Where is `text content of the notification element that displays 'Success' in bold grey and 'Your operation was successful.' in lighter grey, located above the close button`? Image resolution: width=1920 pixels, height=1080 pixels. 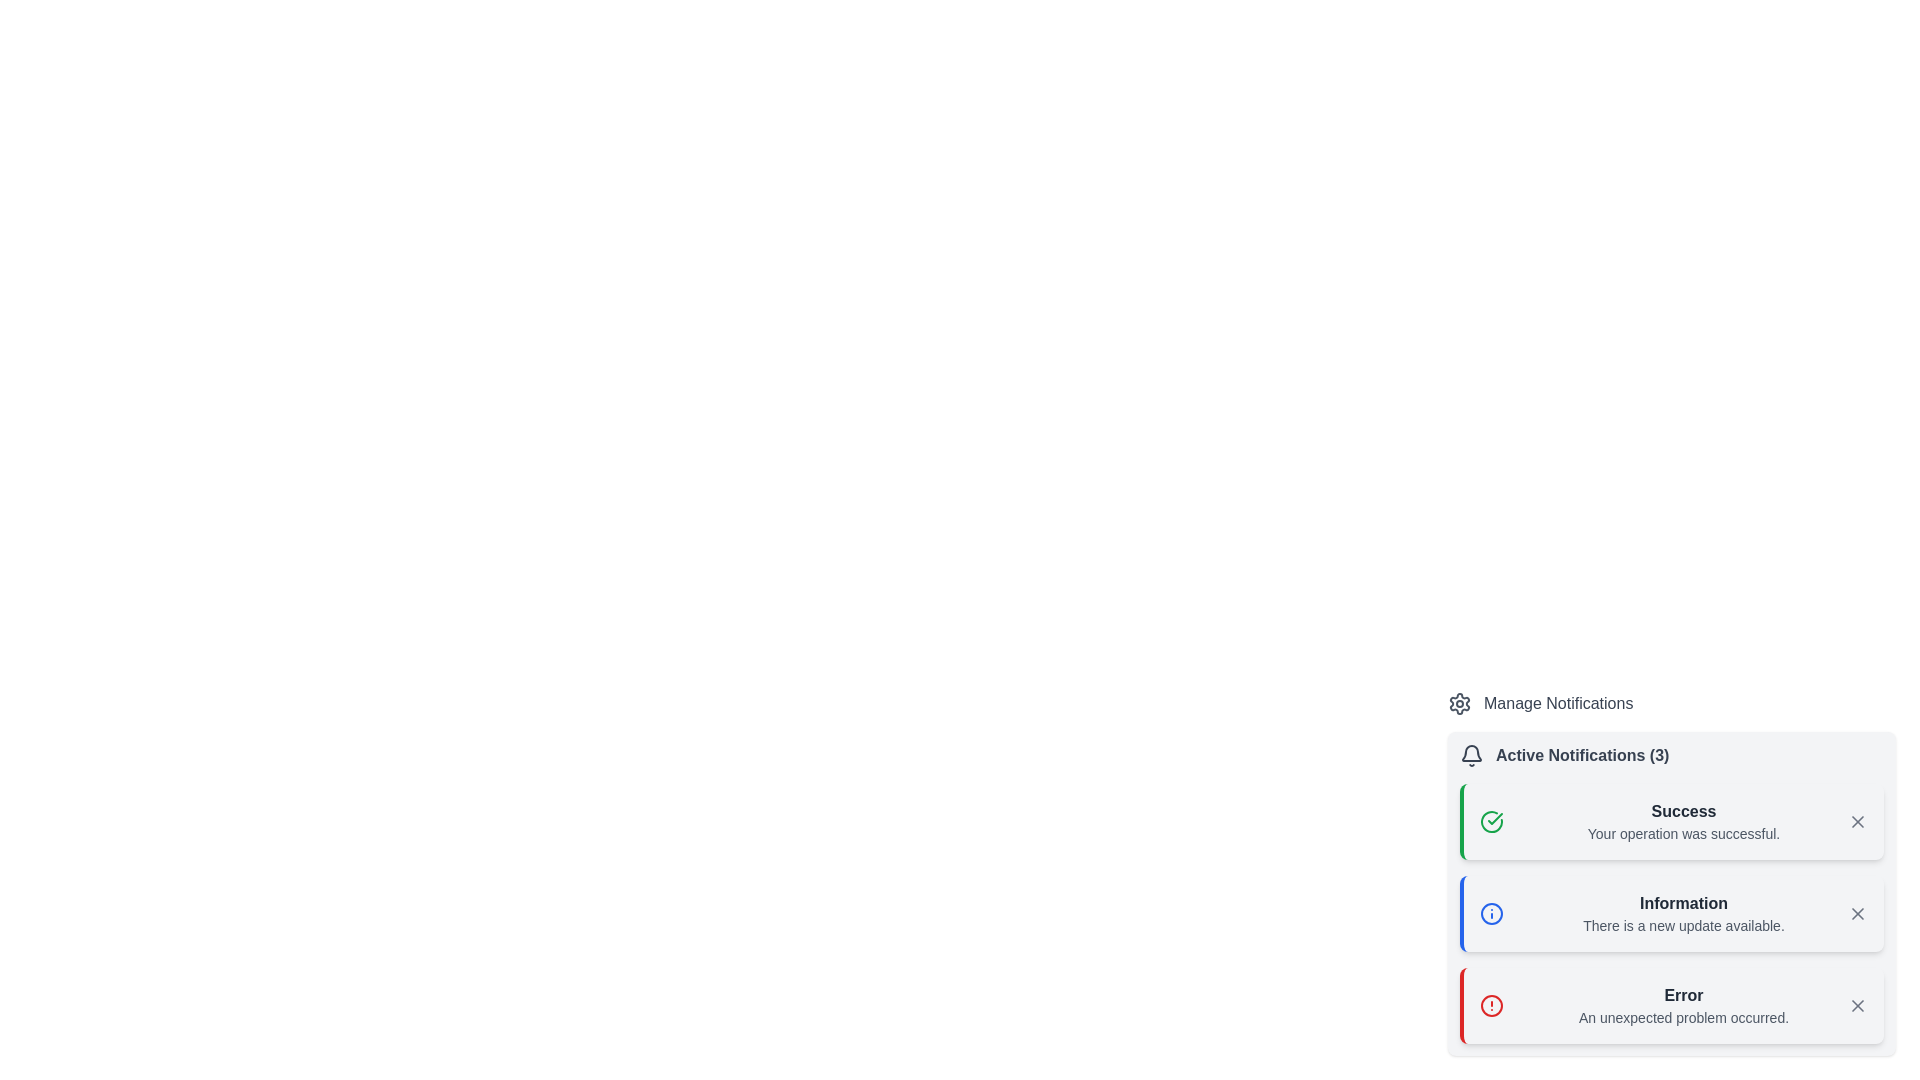 text content of the notification element that displays 'Success' in bold grey and 'Your operation was successful.' in lighter grey, located above the close button is located at coordinates (1683, 821).